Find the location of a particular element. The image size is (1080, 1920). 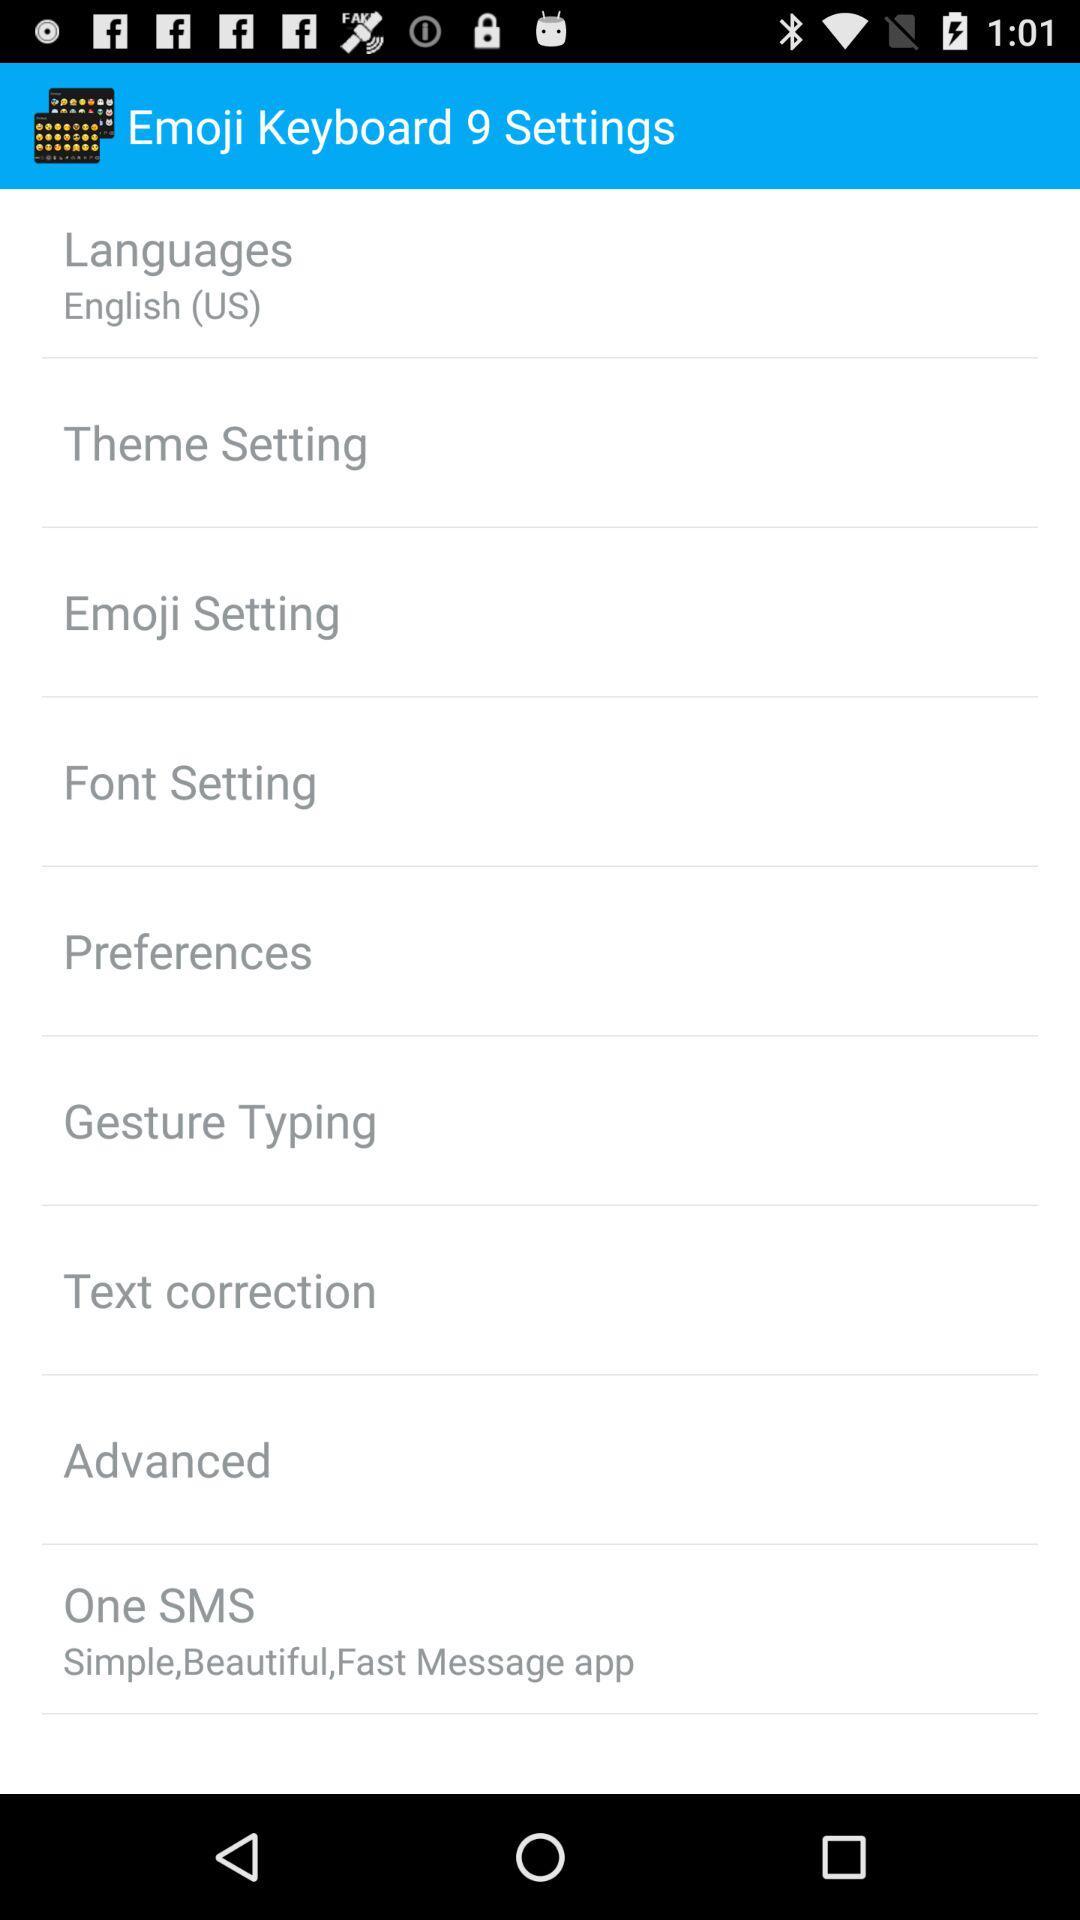

the one sms is located at coordinates (157, 1603).